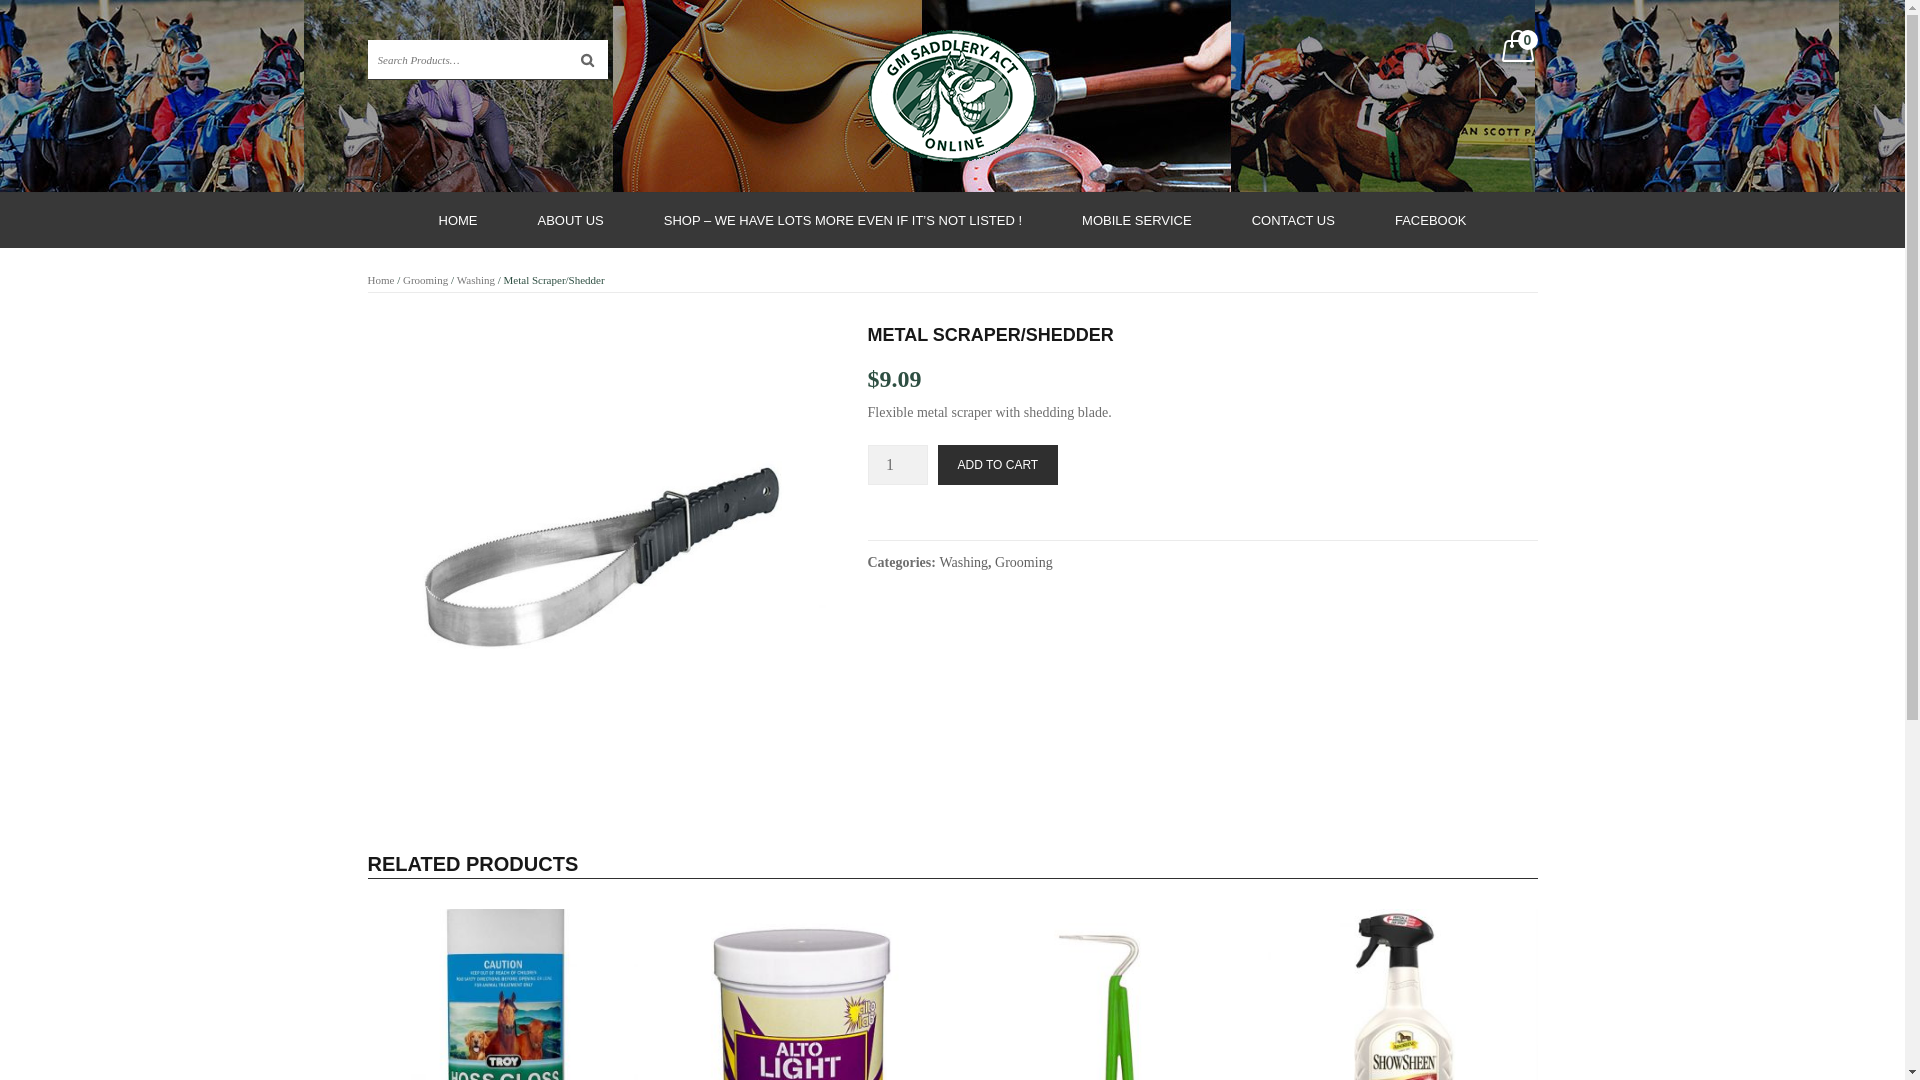  Describe the element at coordinates (457, 220) in the screenshot. I see `'HOME'` at that location.